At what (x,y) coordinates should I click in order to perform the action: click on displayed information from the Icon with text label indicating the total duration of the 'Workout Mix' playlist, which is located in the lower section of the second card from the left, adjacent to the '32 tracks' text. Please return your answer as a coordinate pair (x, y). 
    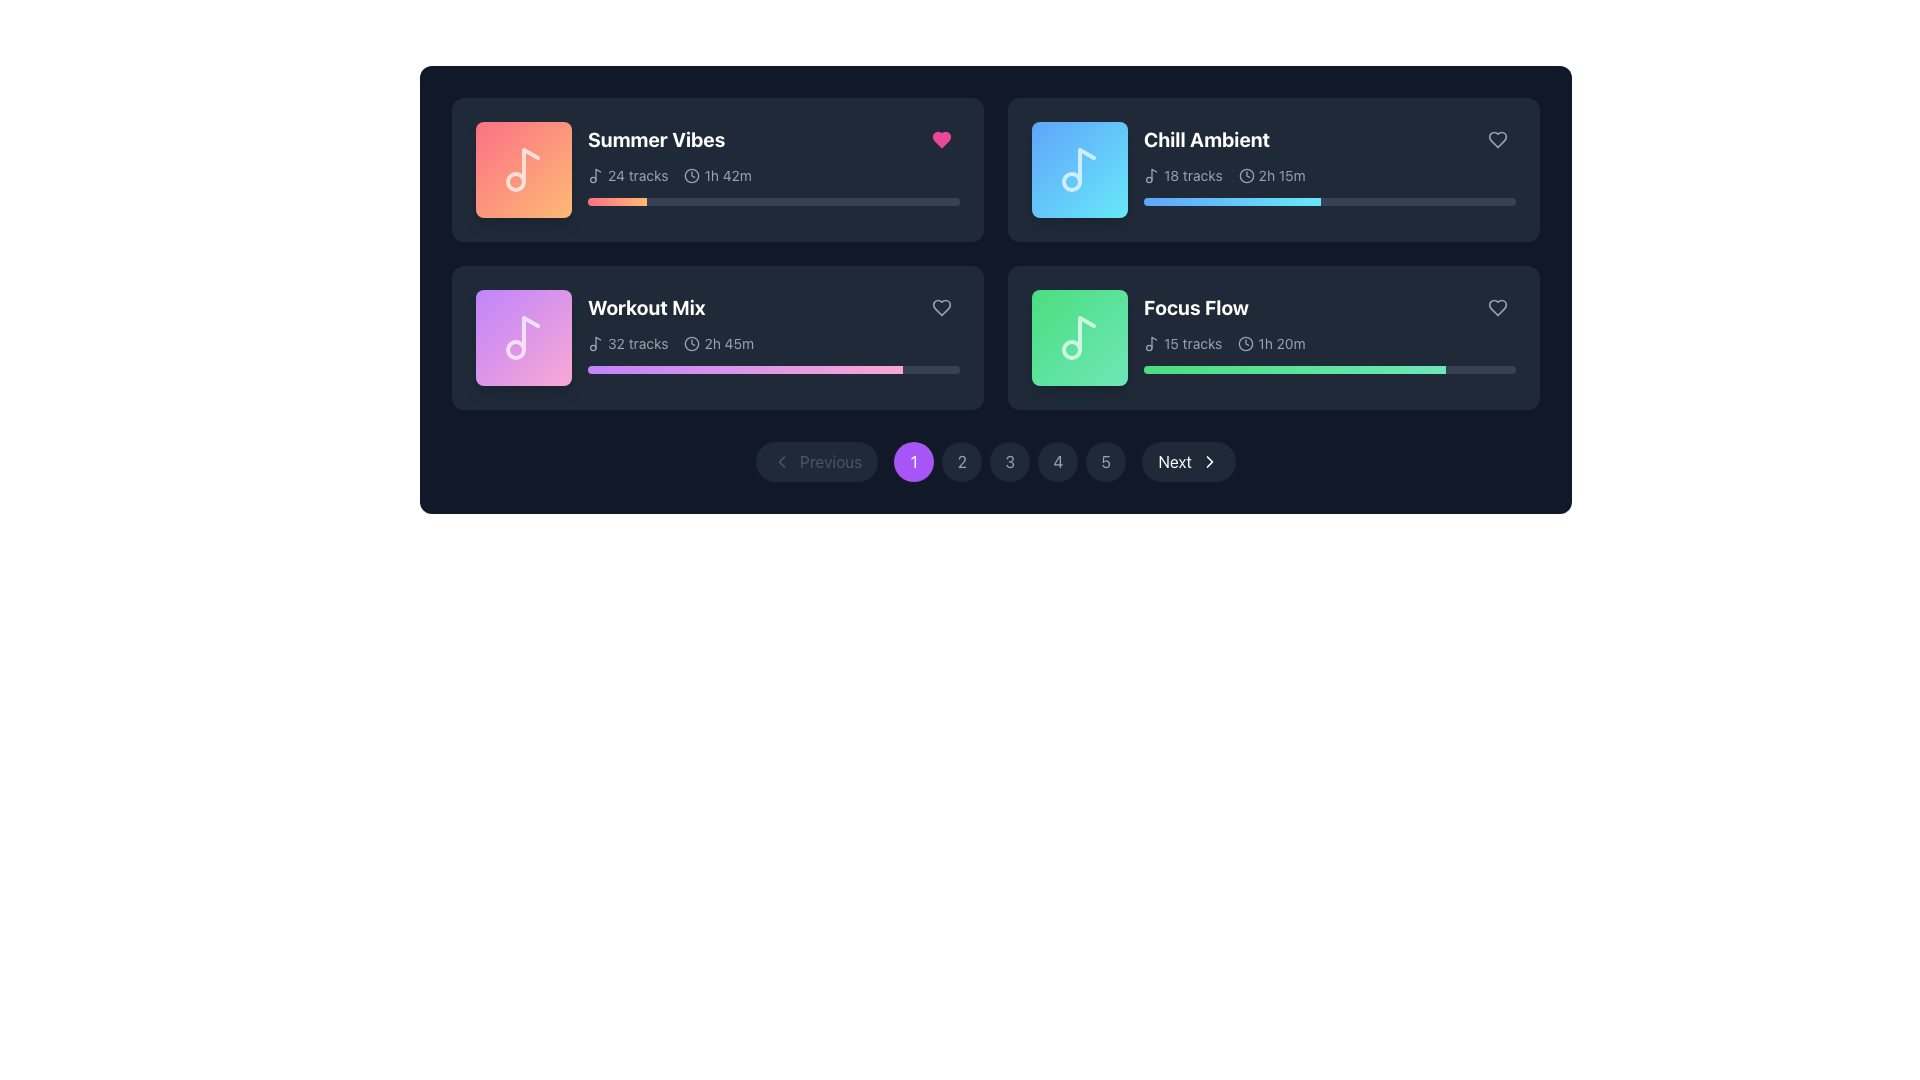
    Looking at the image, I should click on (719, 342).